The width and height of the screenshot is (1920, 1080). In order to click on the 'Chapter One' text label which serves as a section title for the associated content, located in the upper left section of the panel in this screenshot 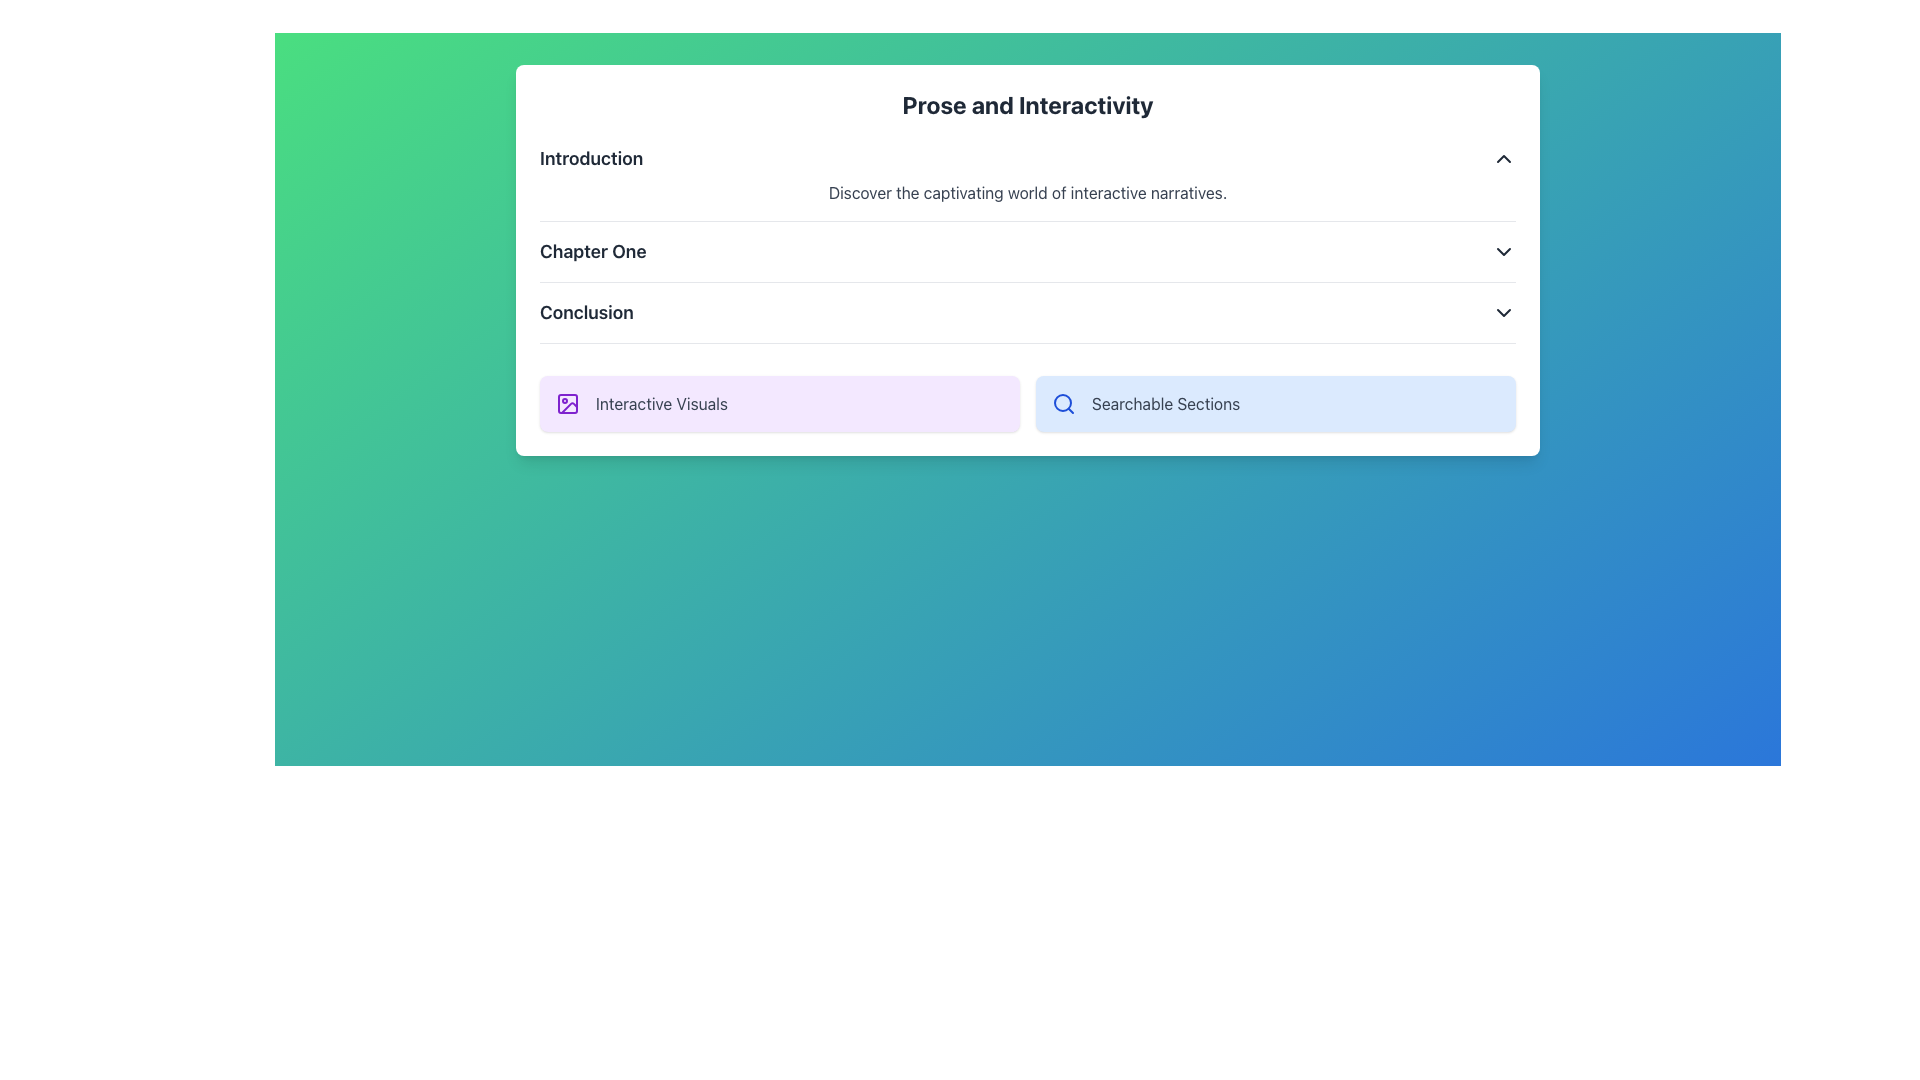, I will do `click(592, 250)`.